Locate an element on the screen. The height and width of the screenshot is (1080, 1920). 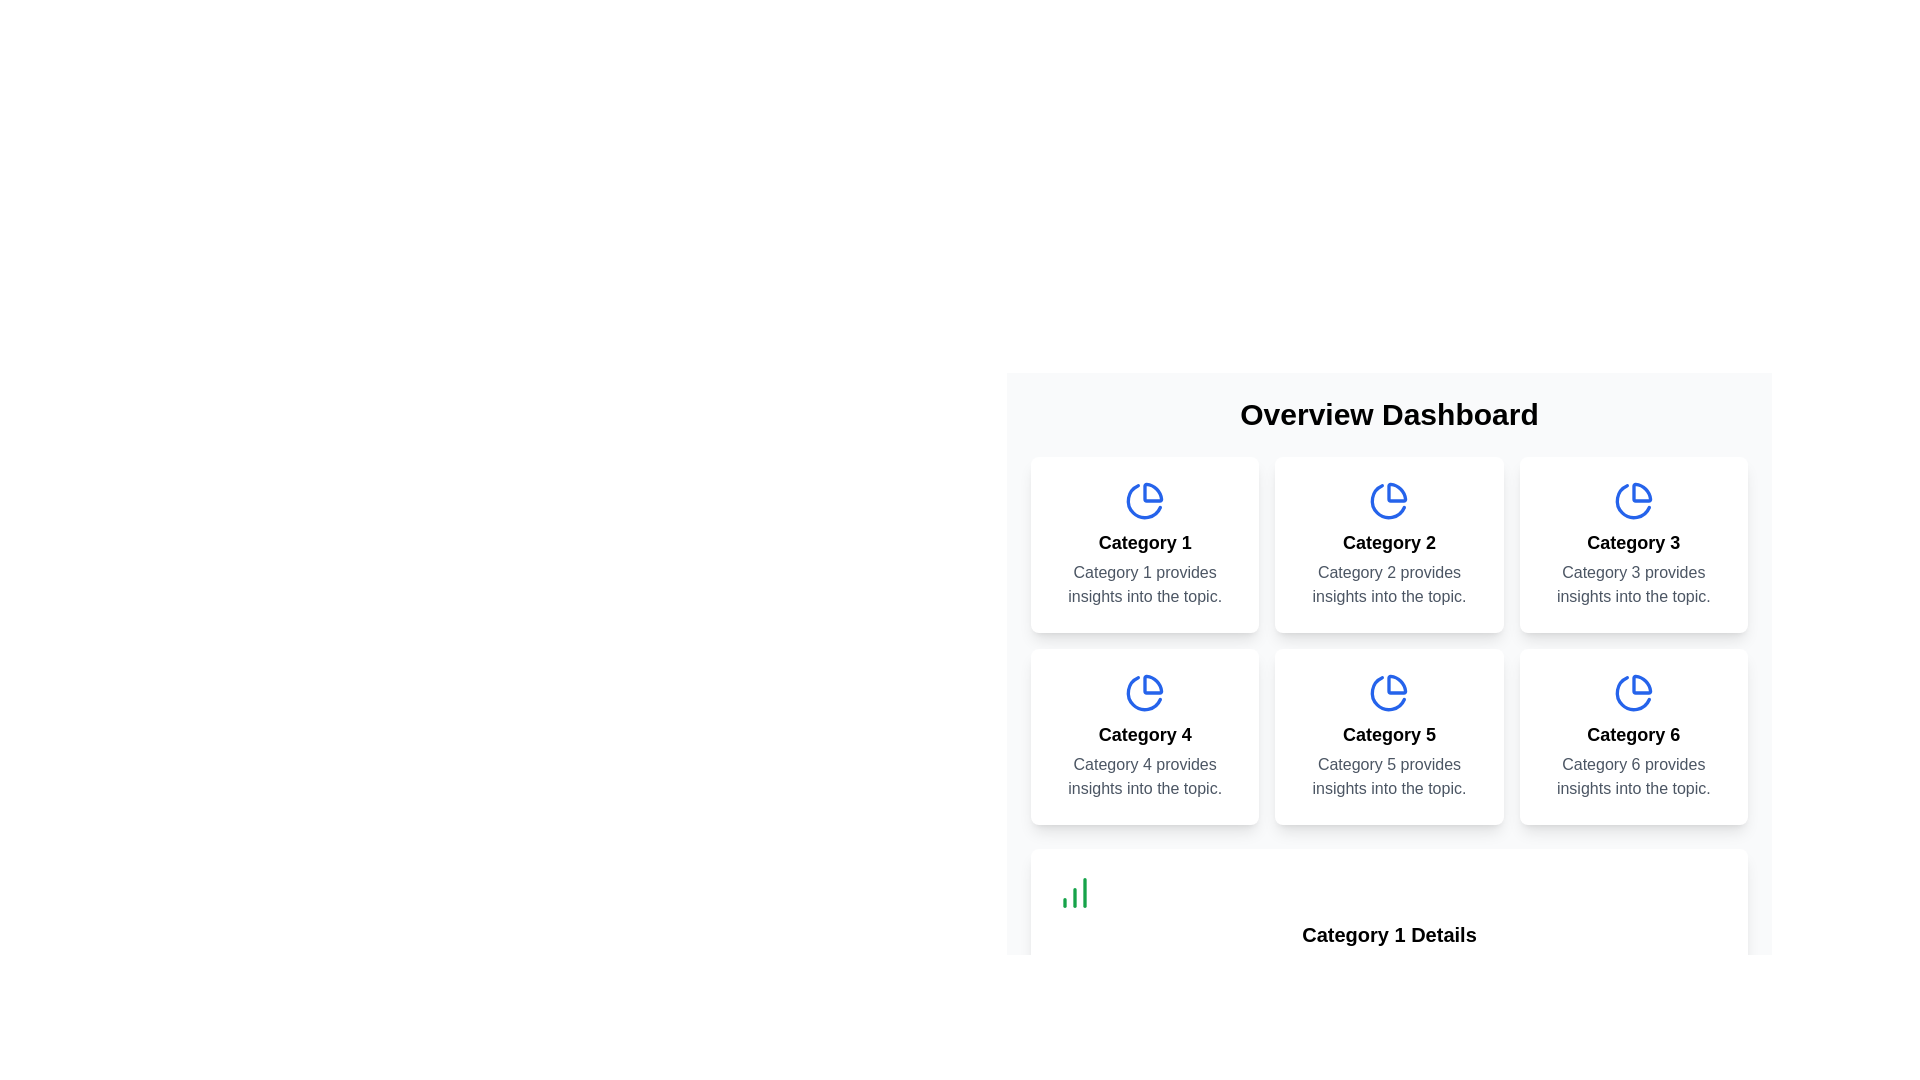
the upper-right segment of the pie chart icon in the 'Category 2' box is located at coordinates (1396, 492).